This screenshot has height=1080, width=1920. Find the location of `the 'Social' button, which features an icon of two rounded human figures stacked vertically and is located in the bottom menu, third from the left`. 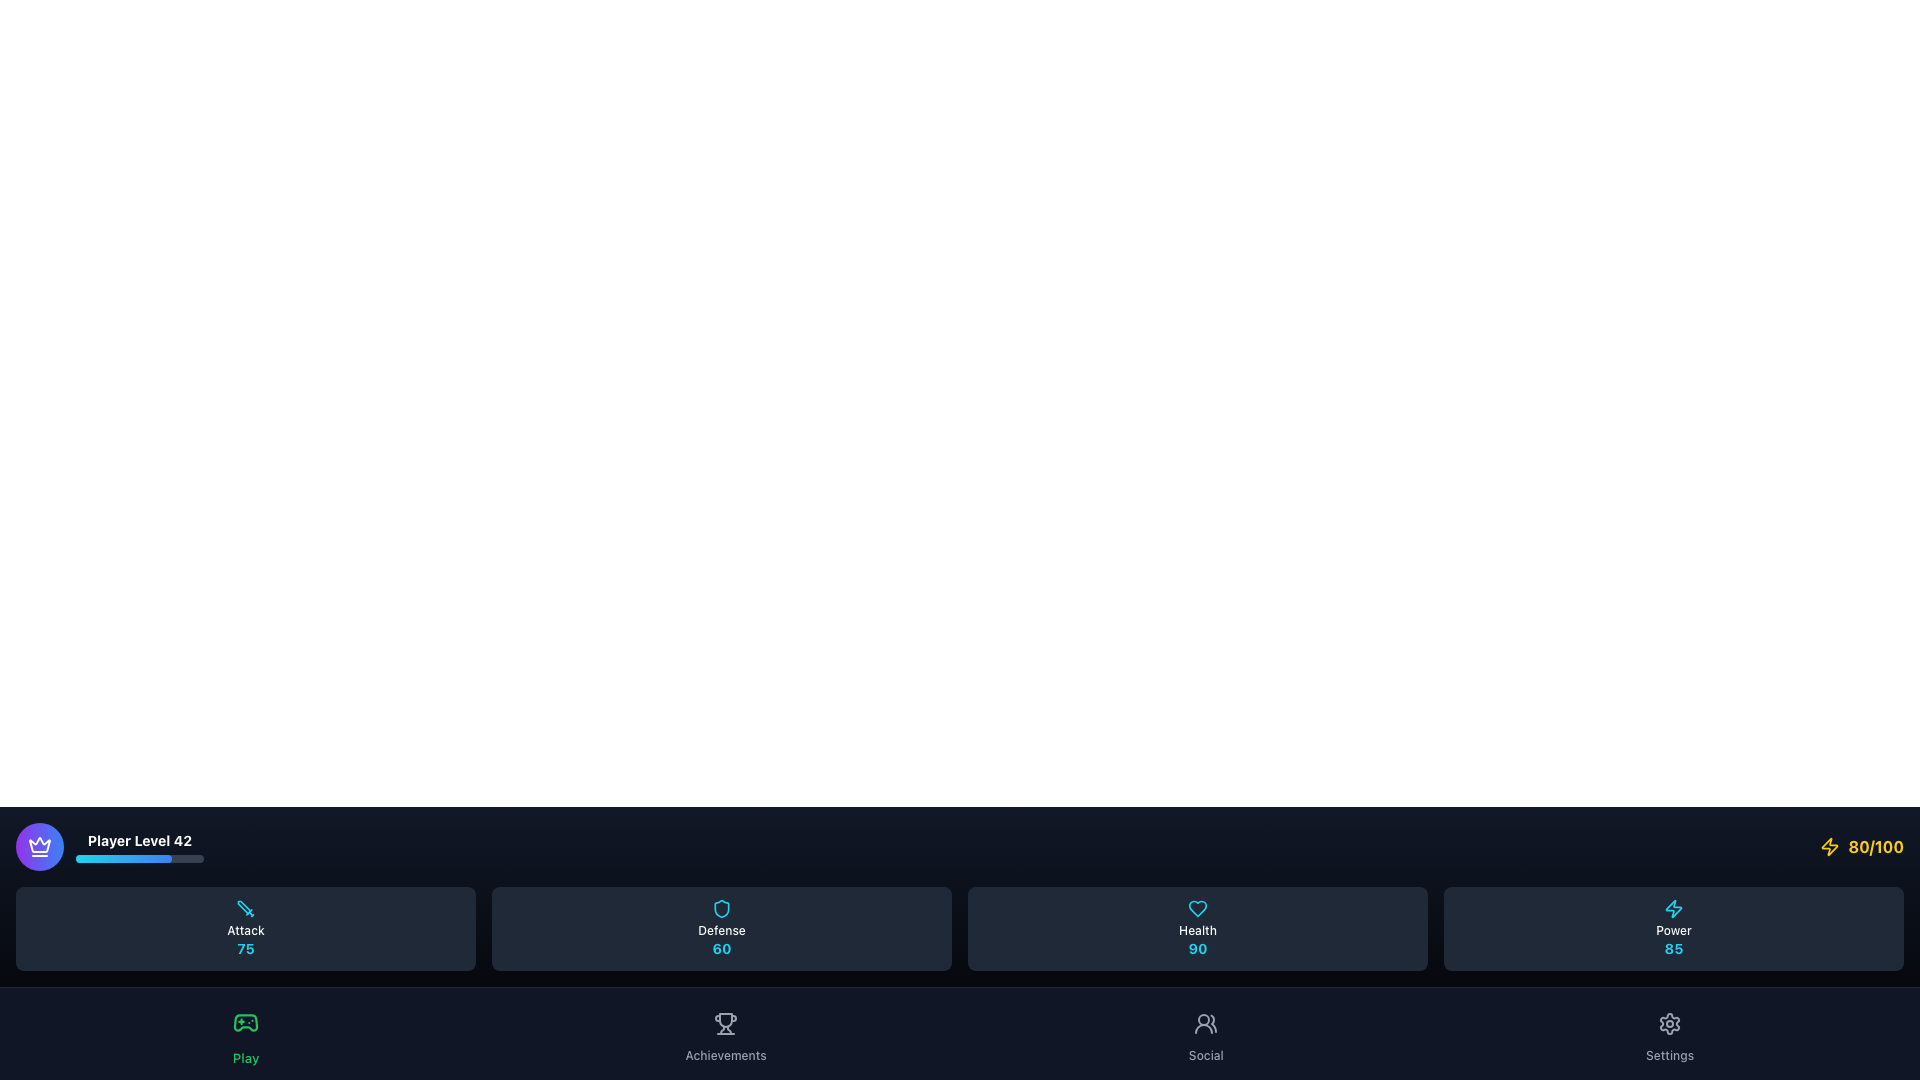

the 'Social' button, which features an icon of two rounded human figures stacked vertically and is located in the bottom menu, third from the left is located at coordinates (1205, 1033).